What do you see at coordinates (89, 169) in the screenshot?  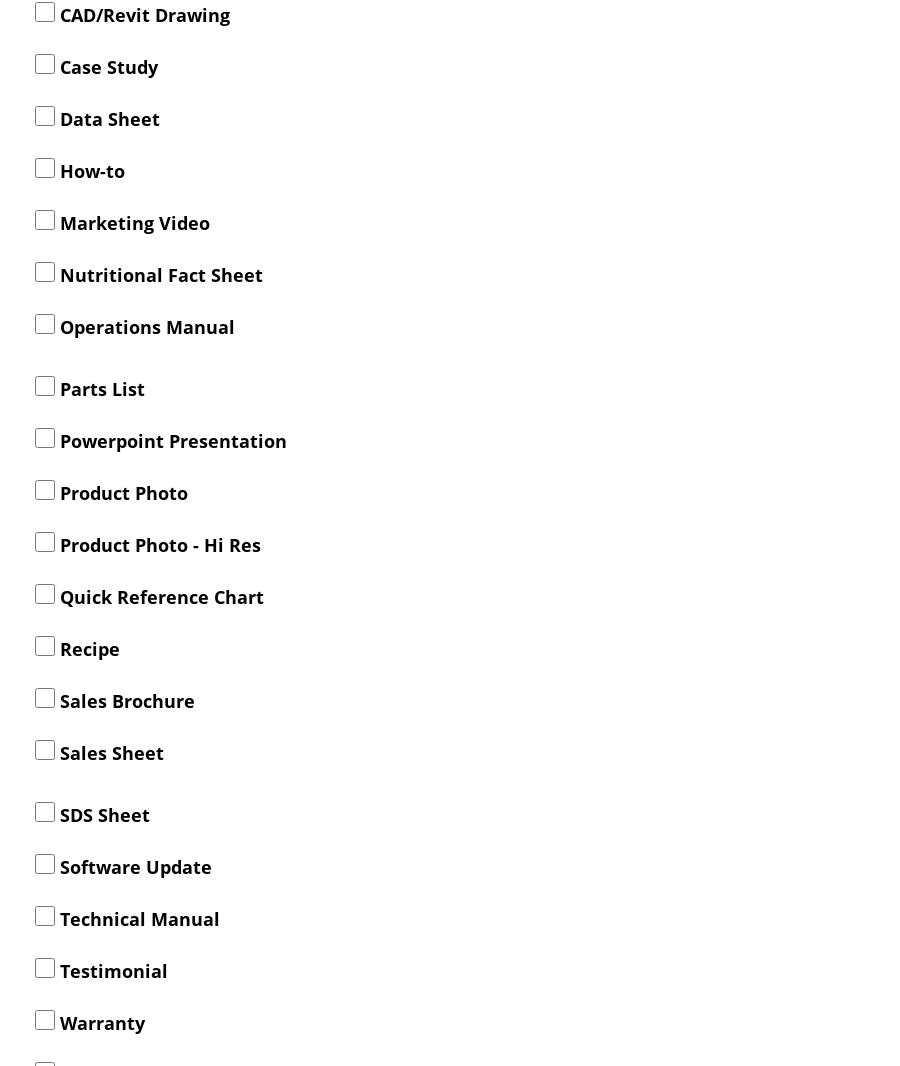 I see `'How-to'` at bounding box center [89, 169].